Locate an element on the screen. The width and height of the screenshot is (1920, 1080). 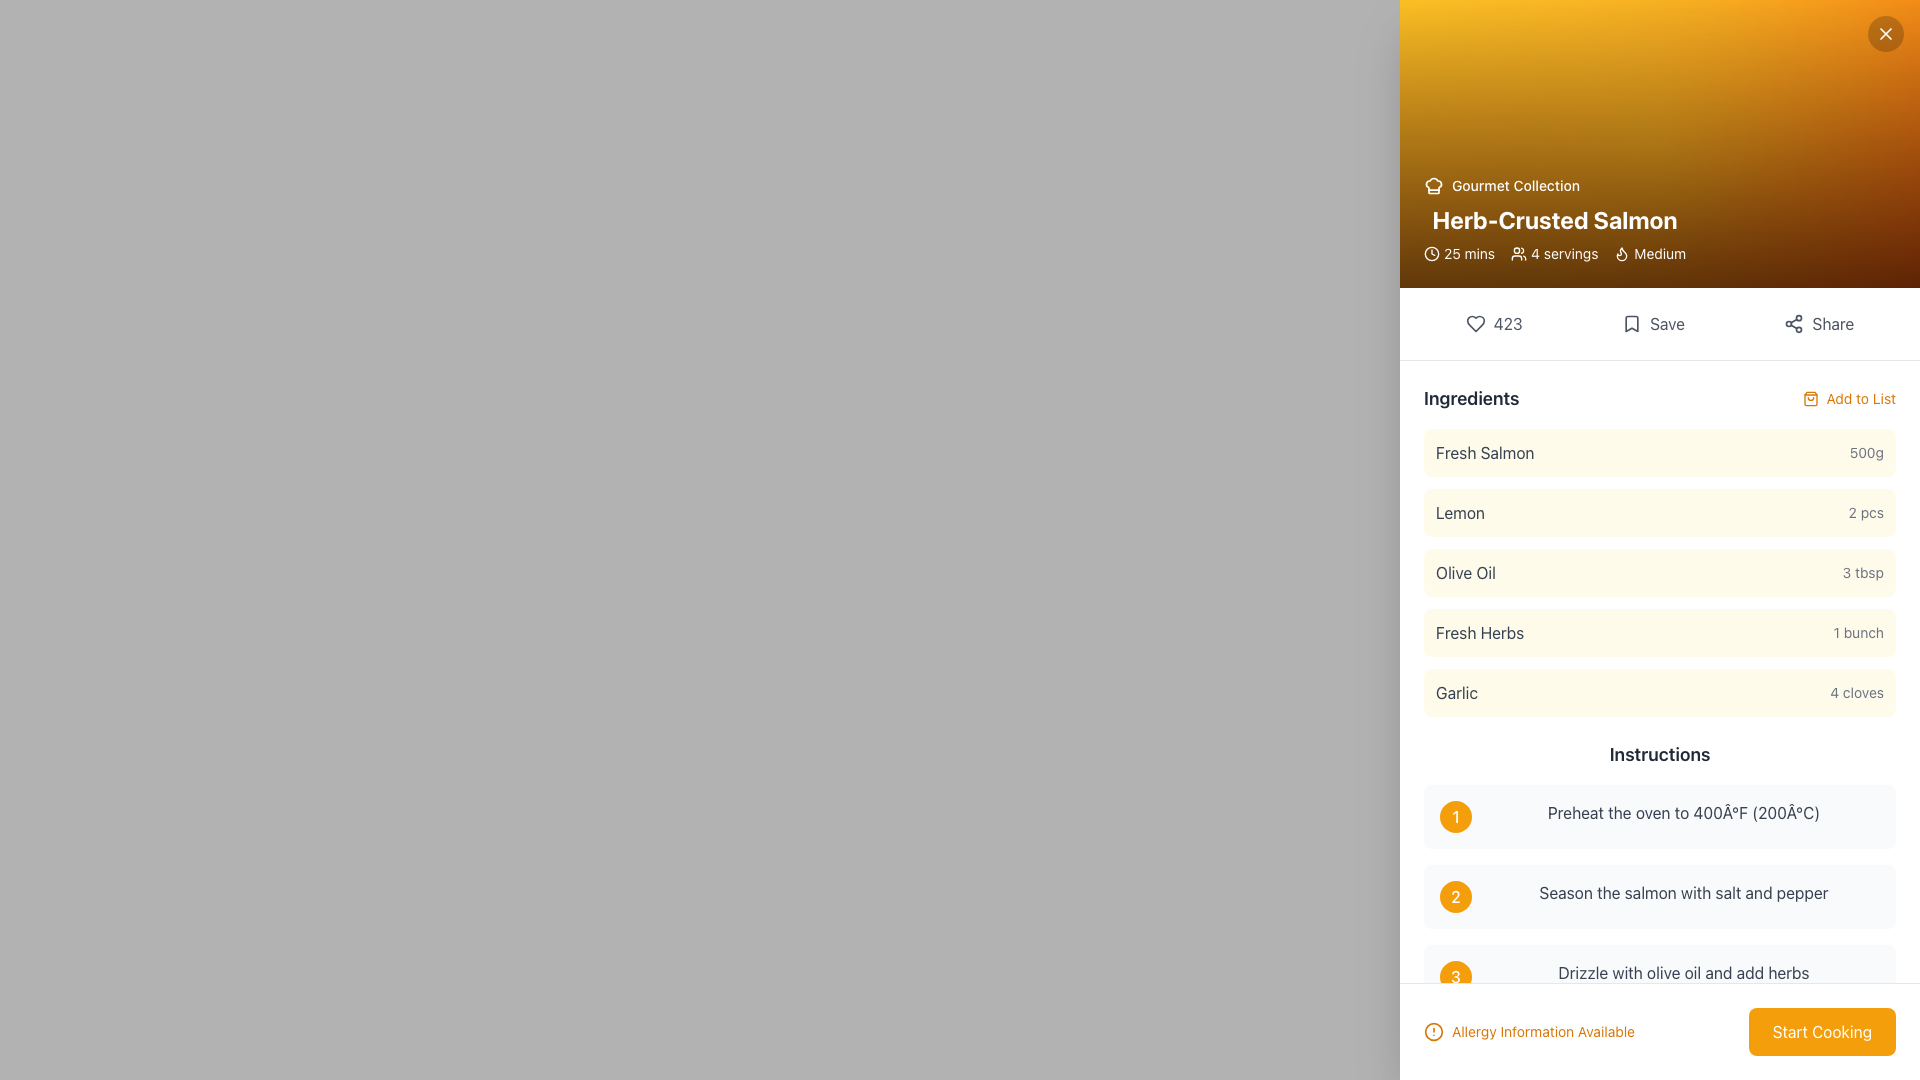
the instructional text element that reads 'Season the salmon with salt and pepper', which is styled in gray and aligned to the left, located under the 'Instructions' header in the recipe interface is located at coordinates (1683, 896).